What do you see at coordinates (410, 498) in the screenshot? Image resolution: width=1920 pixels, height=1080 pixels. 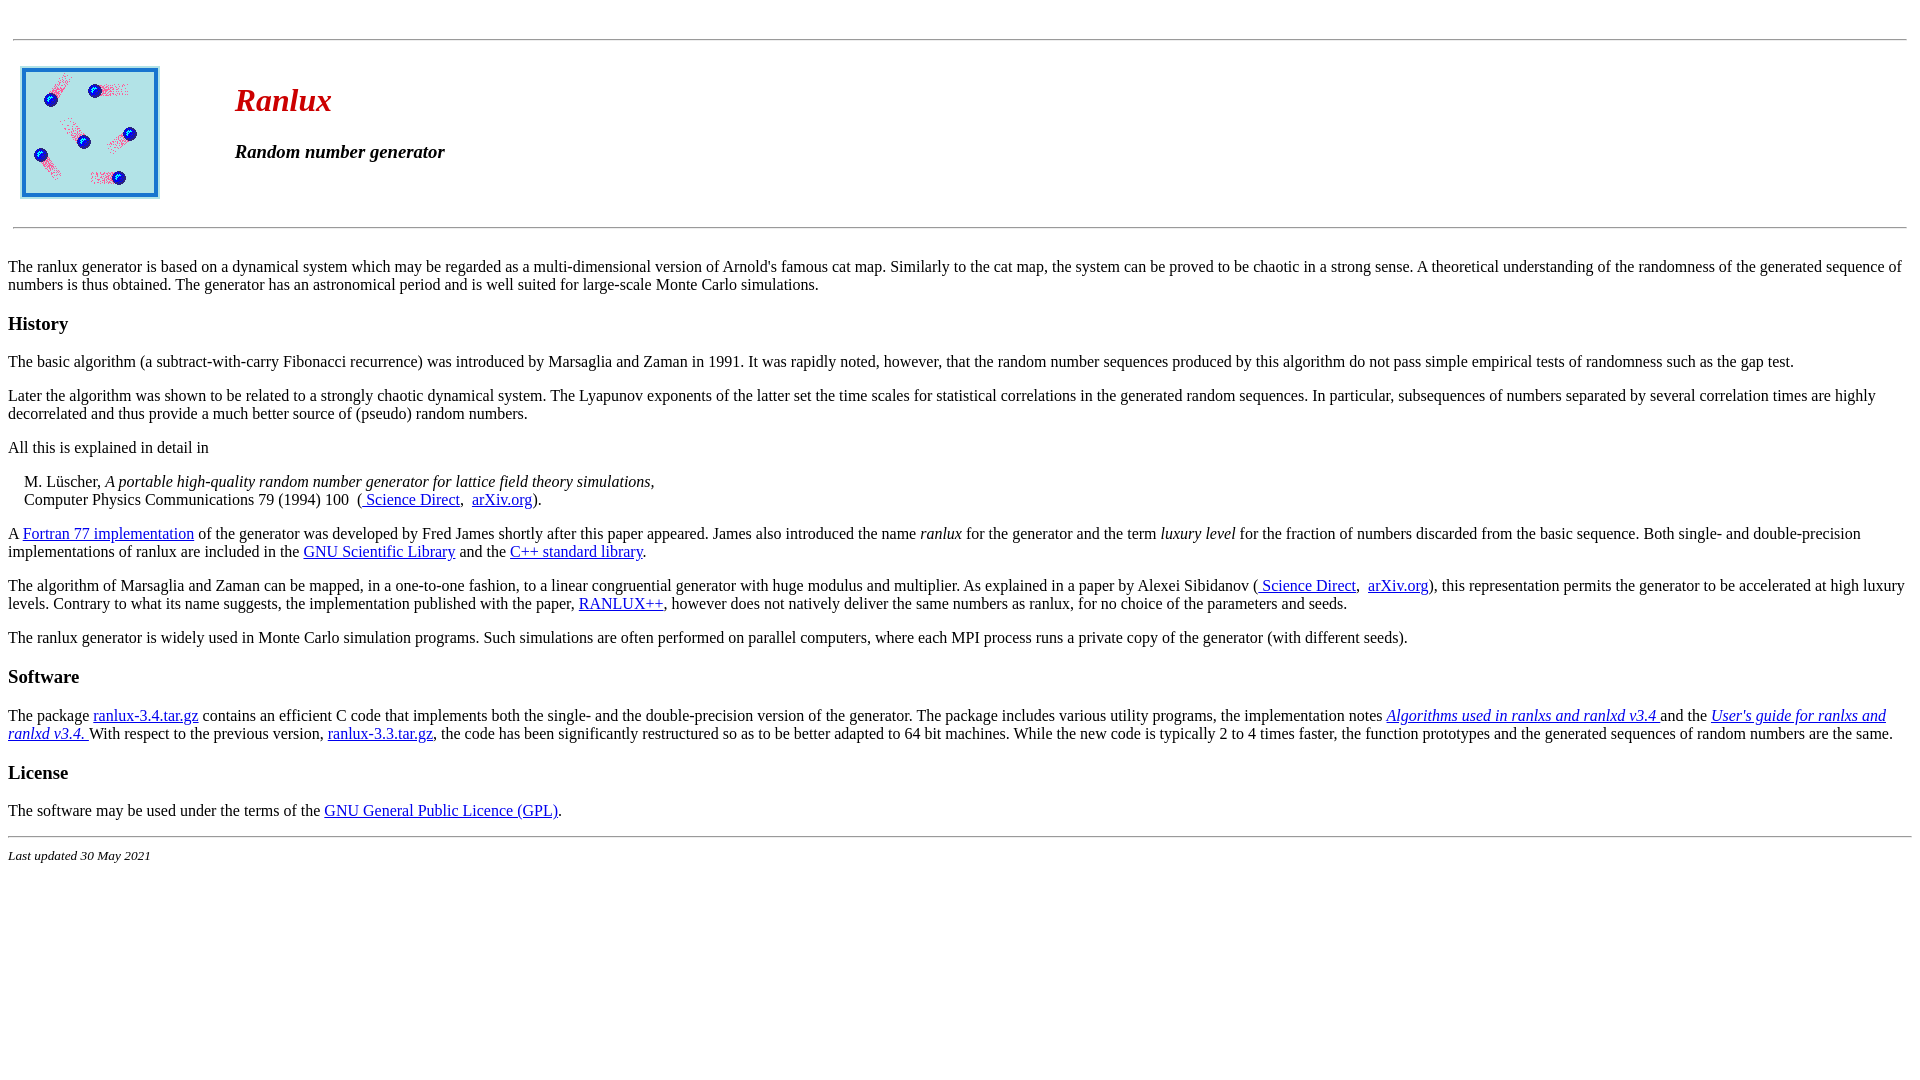 I see `'Science Direct'` at bounding box center [410, 498].